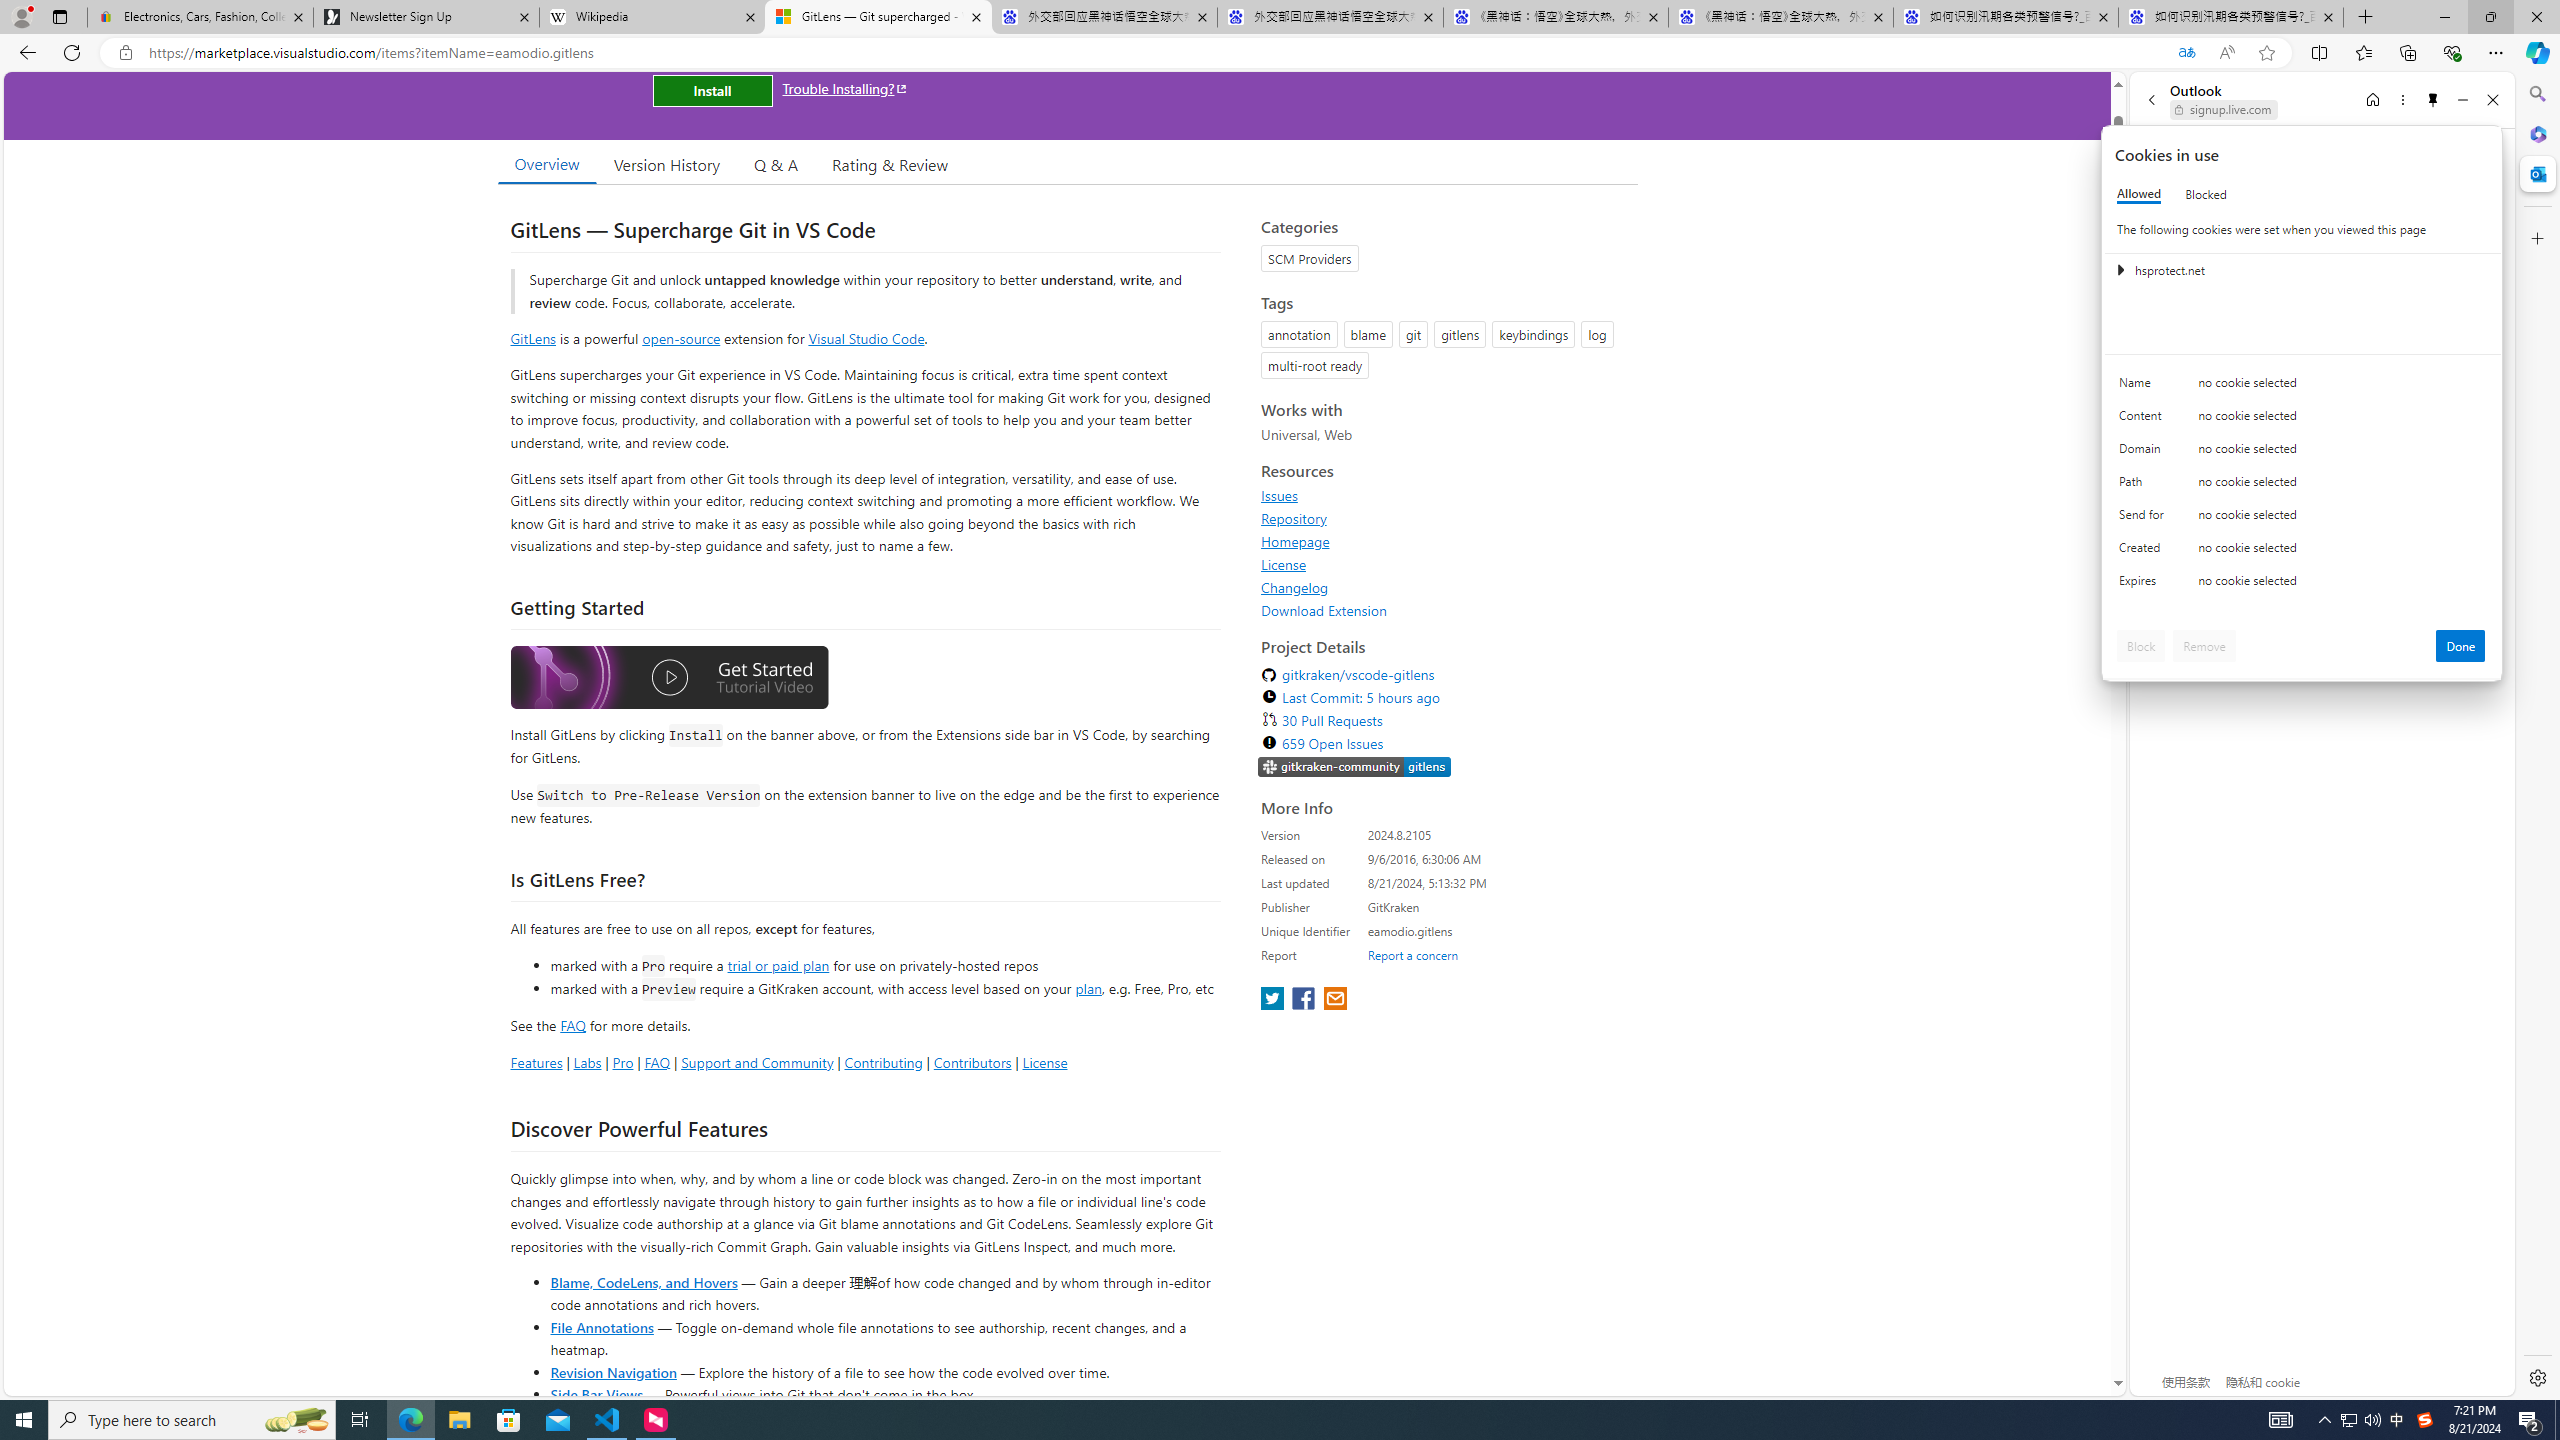  Describe the element at coordinates (2144, 452) in the screenshot. I see `'Domain'` at that location.